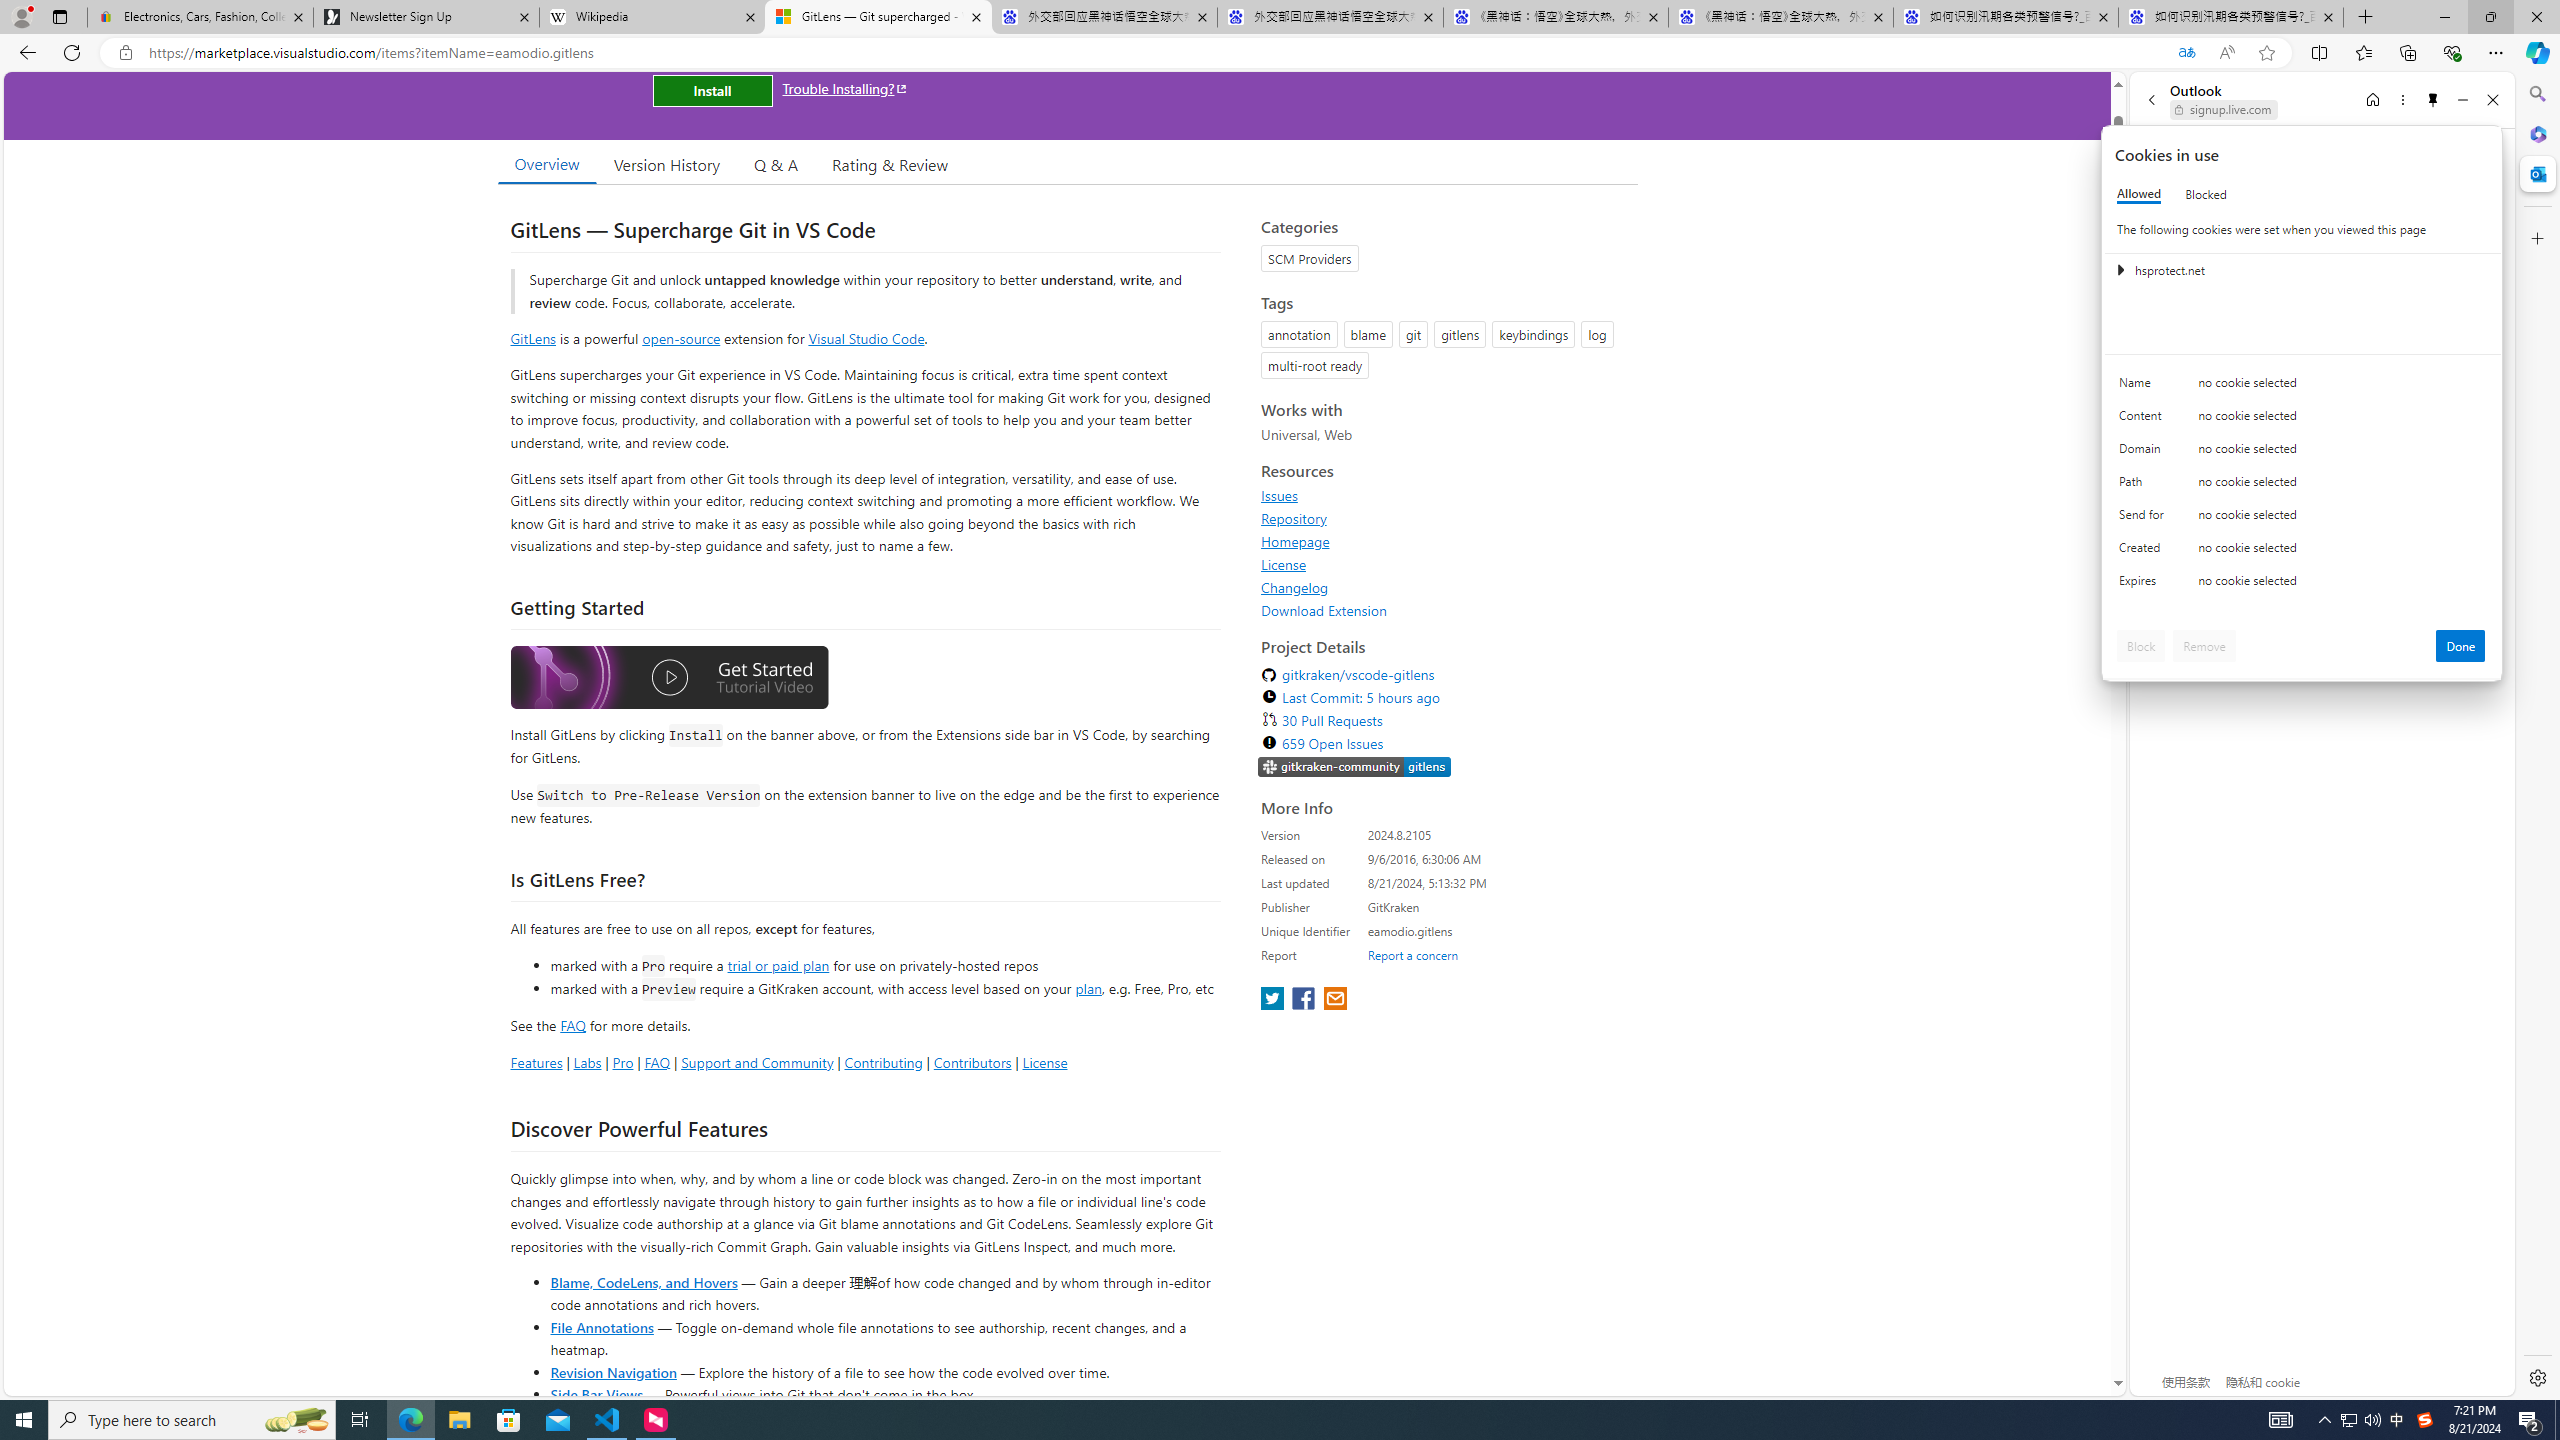  Describe the element at coordinates (2144, 452) in the screenshot. I see `'Domain'` at that location.